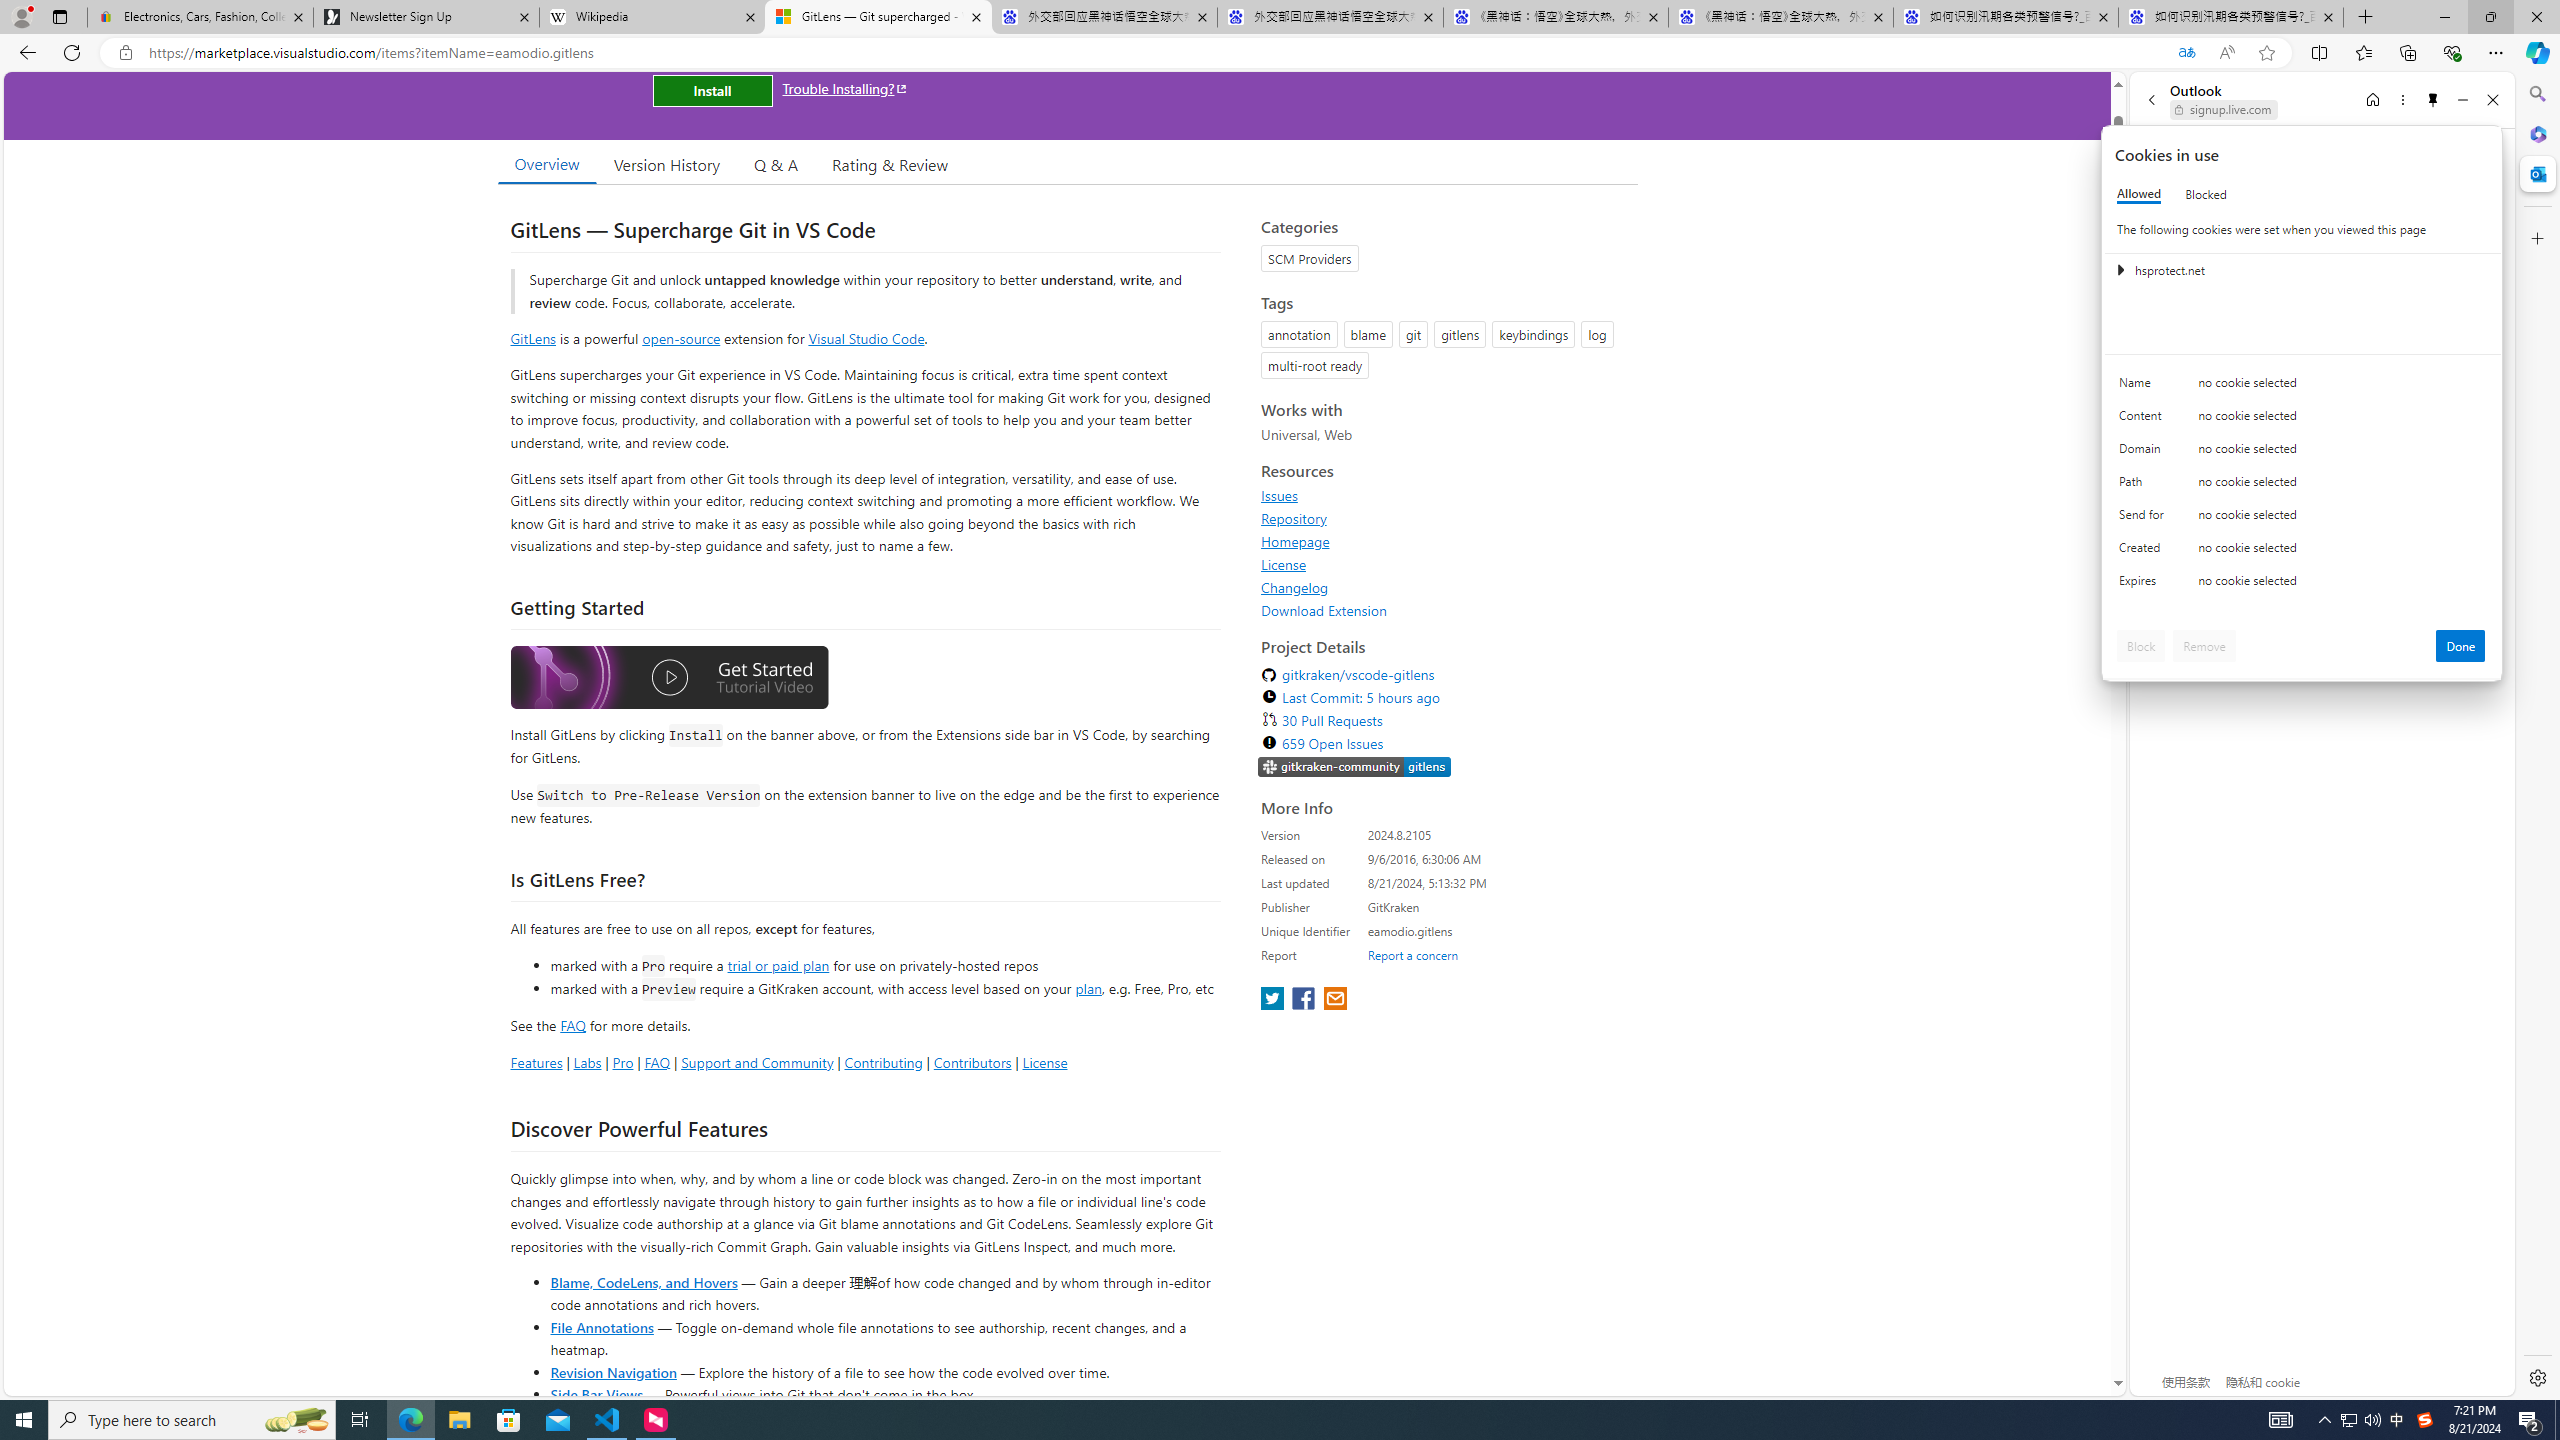  Describe the element at coordinates (2144, 452) in the screenshot. I see `'Domain'` at that location.